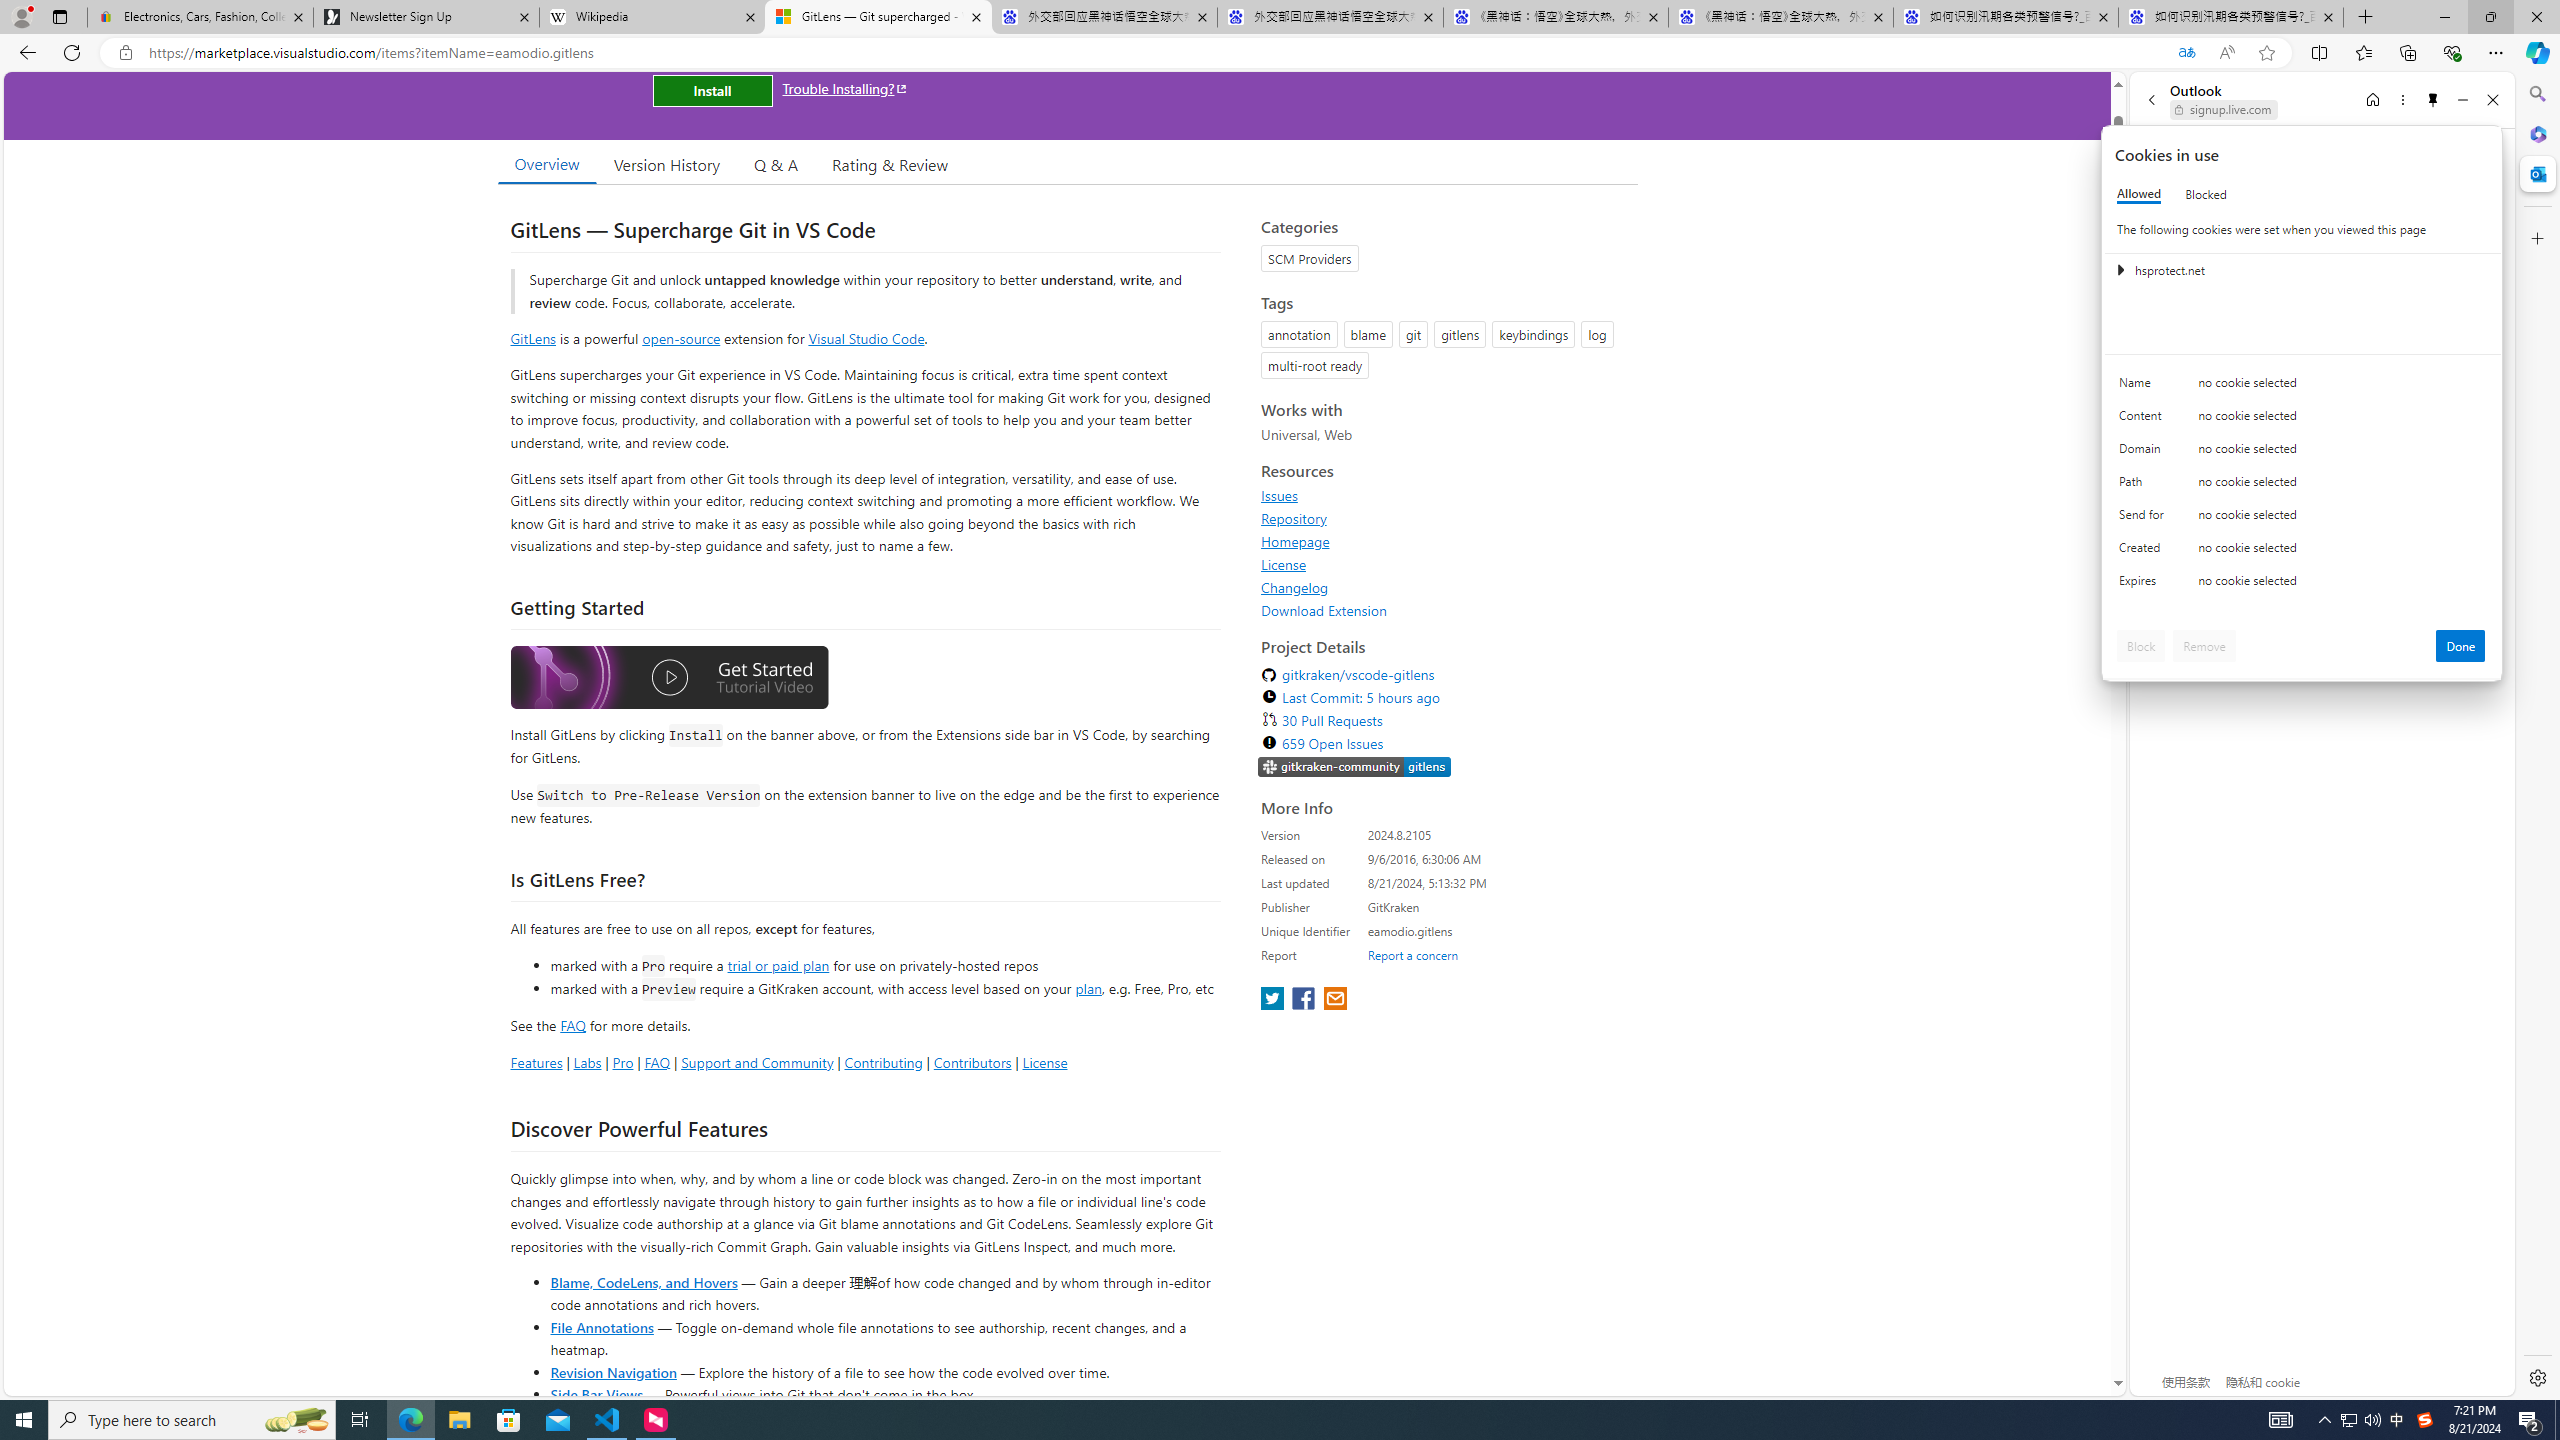  Describe the element at coordinates (2144, 452) in the screenshot. I see `'Domain'` at that location.